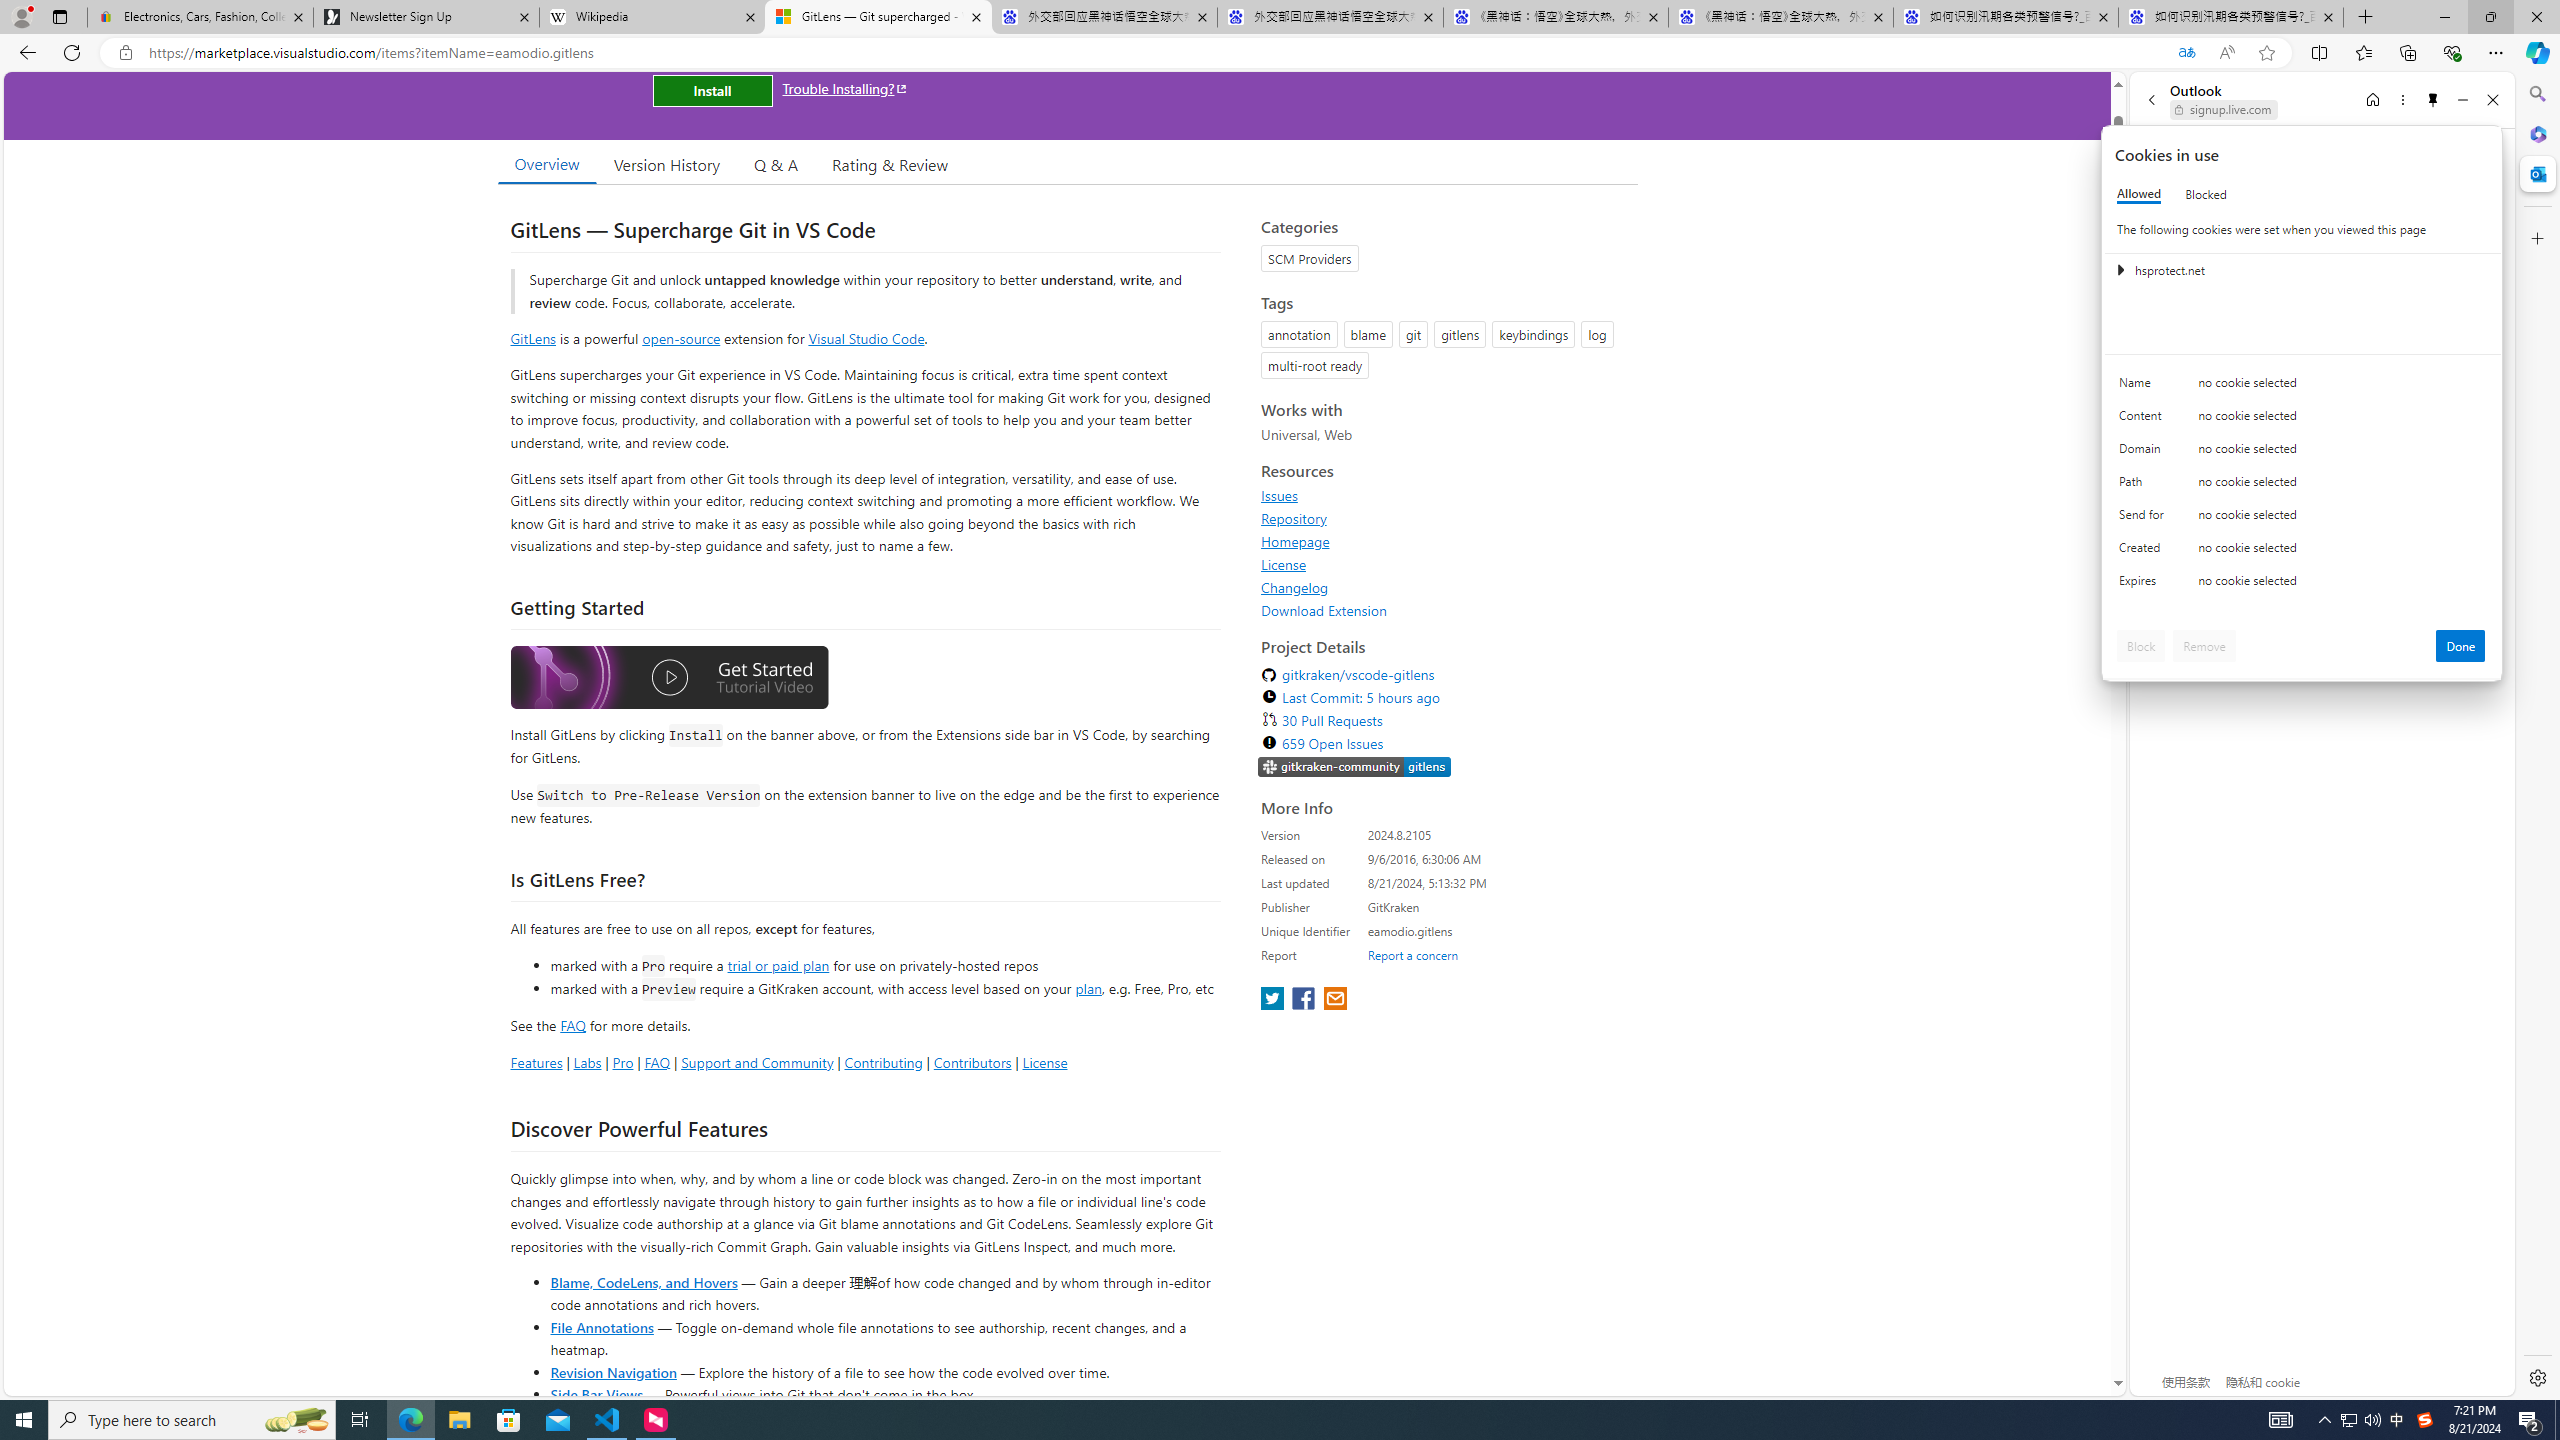  Describe the element at coordinates (2144, 452) in the screenshot. I see `'Domain'` at that location.